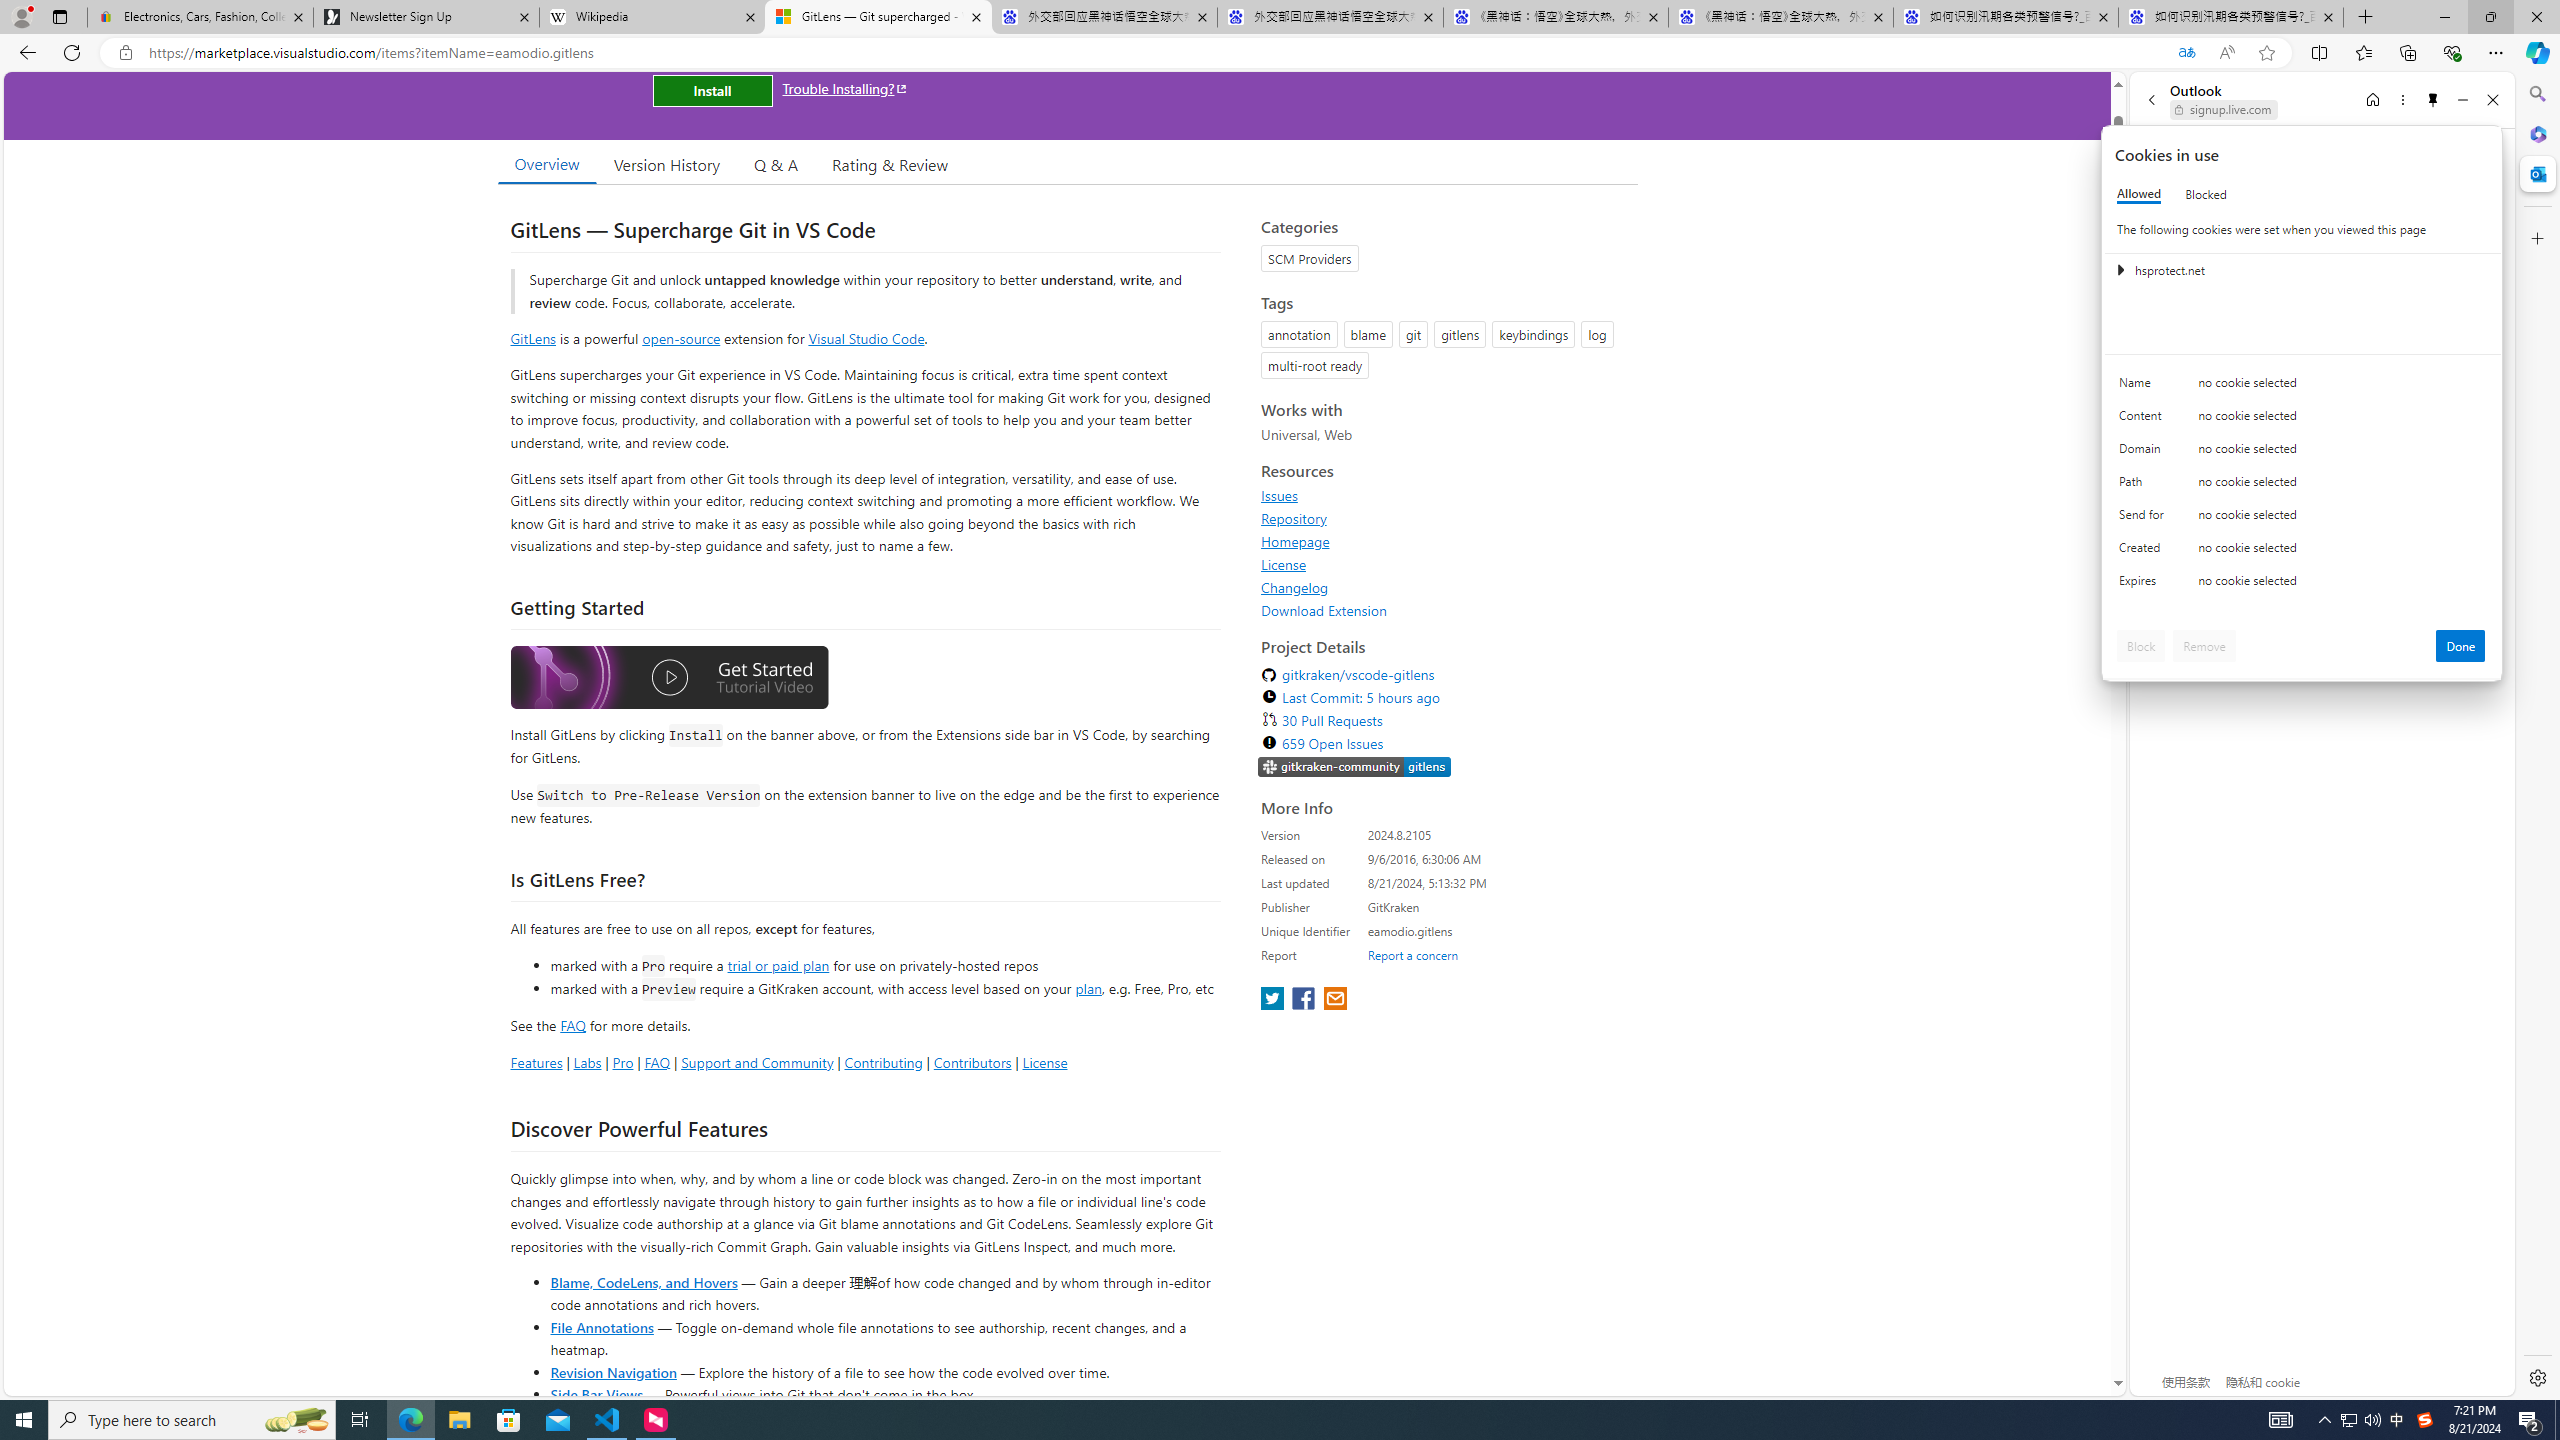  Describe the element at coordinates (2144, 452) in the screenshot. I see `'Domain'` at that location.